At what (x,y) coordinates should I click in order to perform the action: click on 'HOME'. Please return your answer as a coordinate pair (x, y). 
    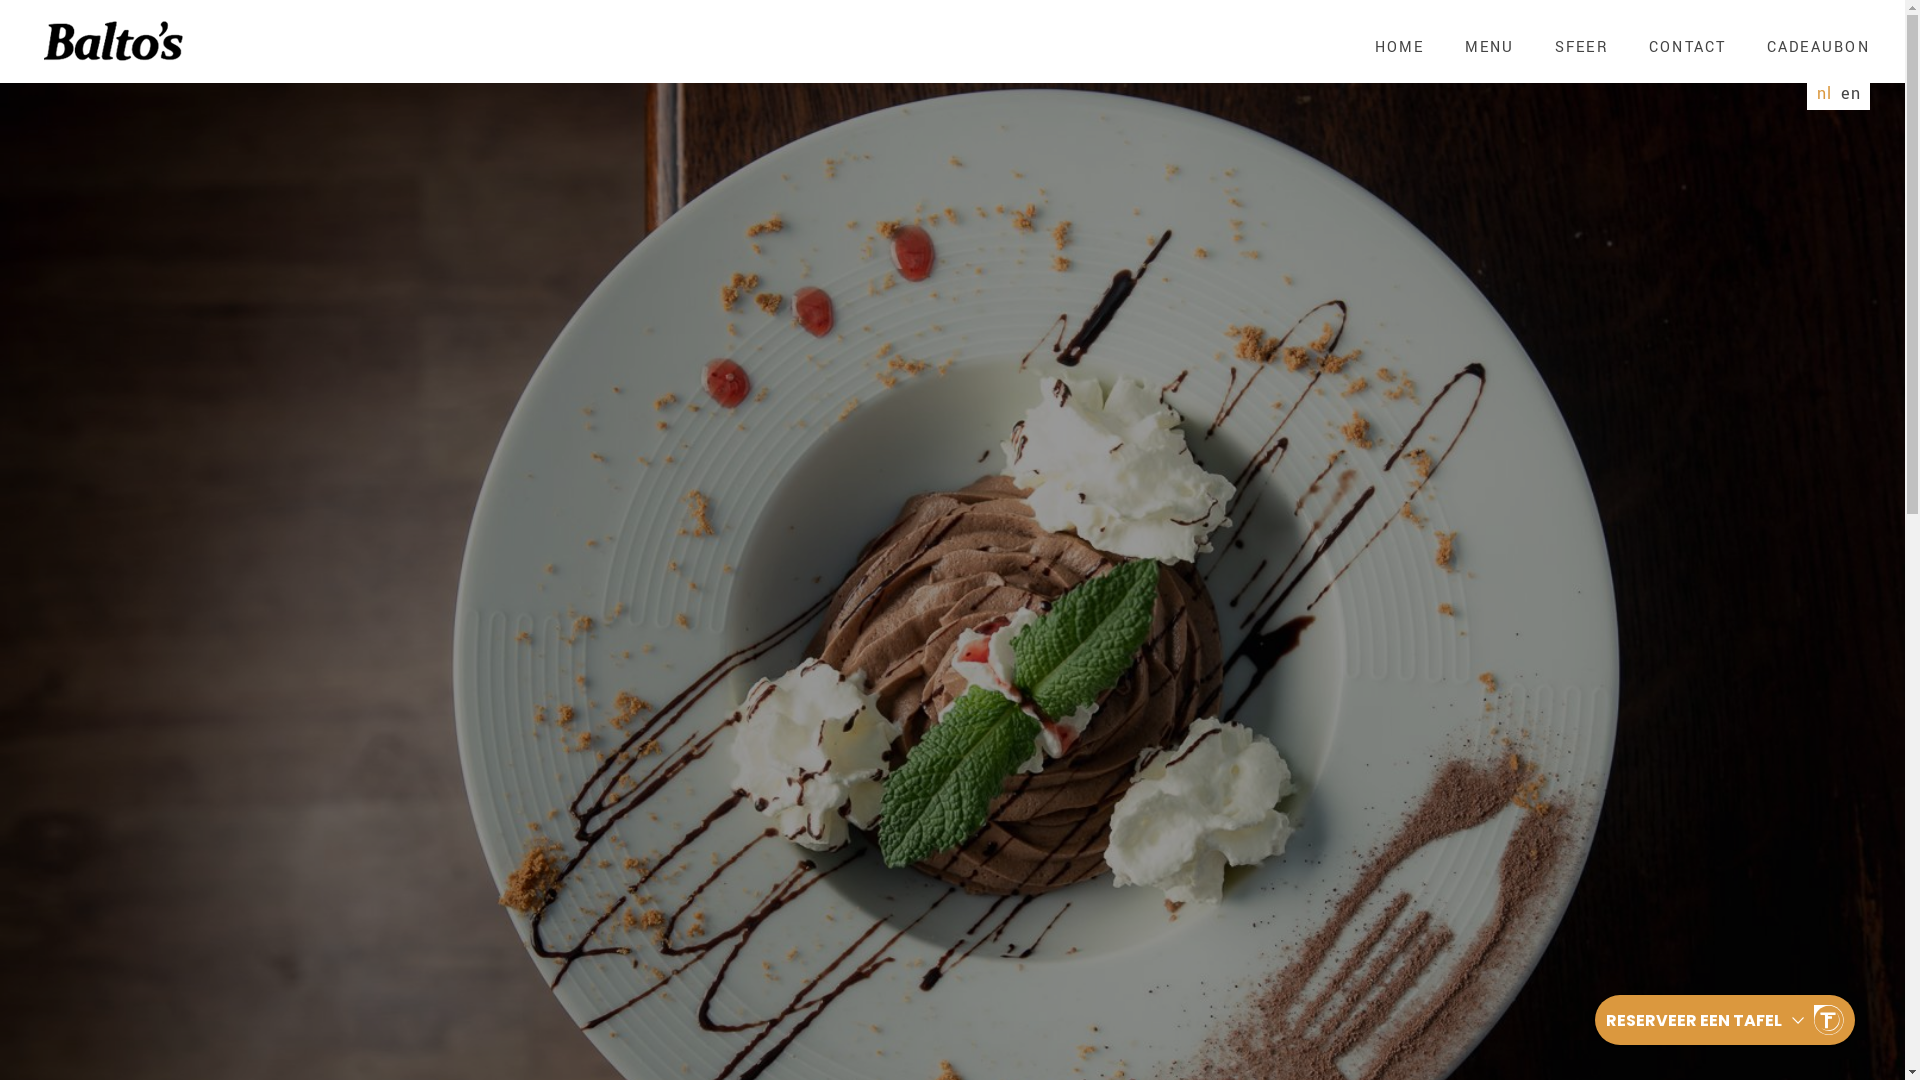
    Looking at the image, I should click on (1373, 46).